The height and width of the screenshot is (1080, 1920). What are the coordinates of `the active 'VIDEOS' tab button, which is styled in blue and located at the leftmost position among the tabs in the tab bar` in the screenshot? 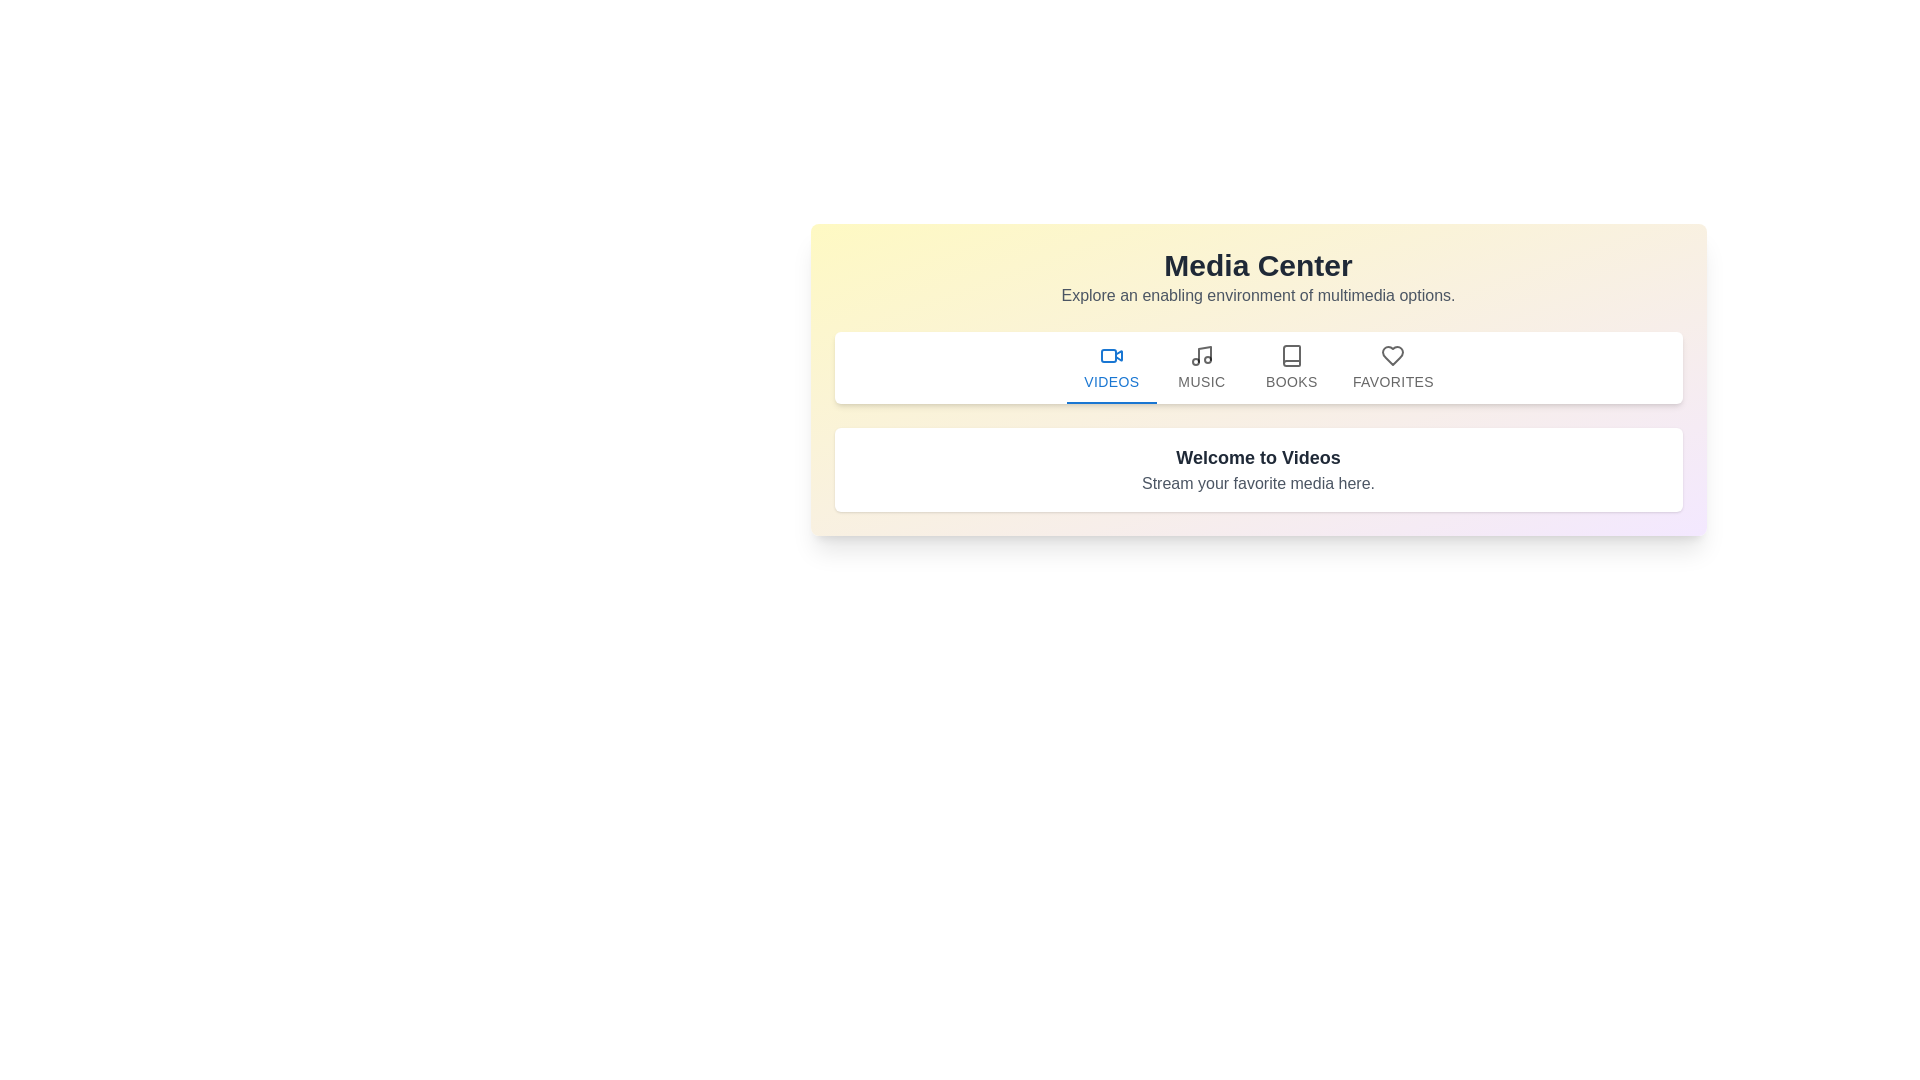 It's located at (1110, 367).